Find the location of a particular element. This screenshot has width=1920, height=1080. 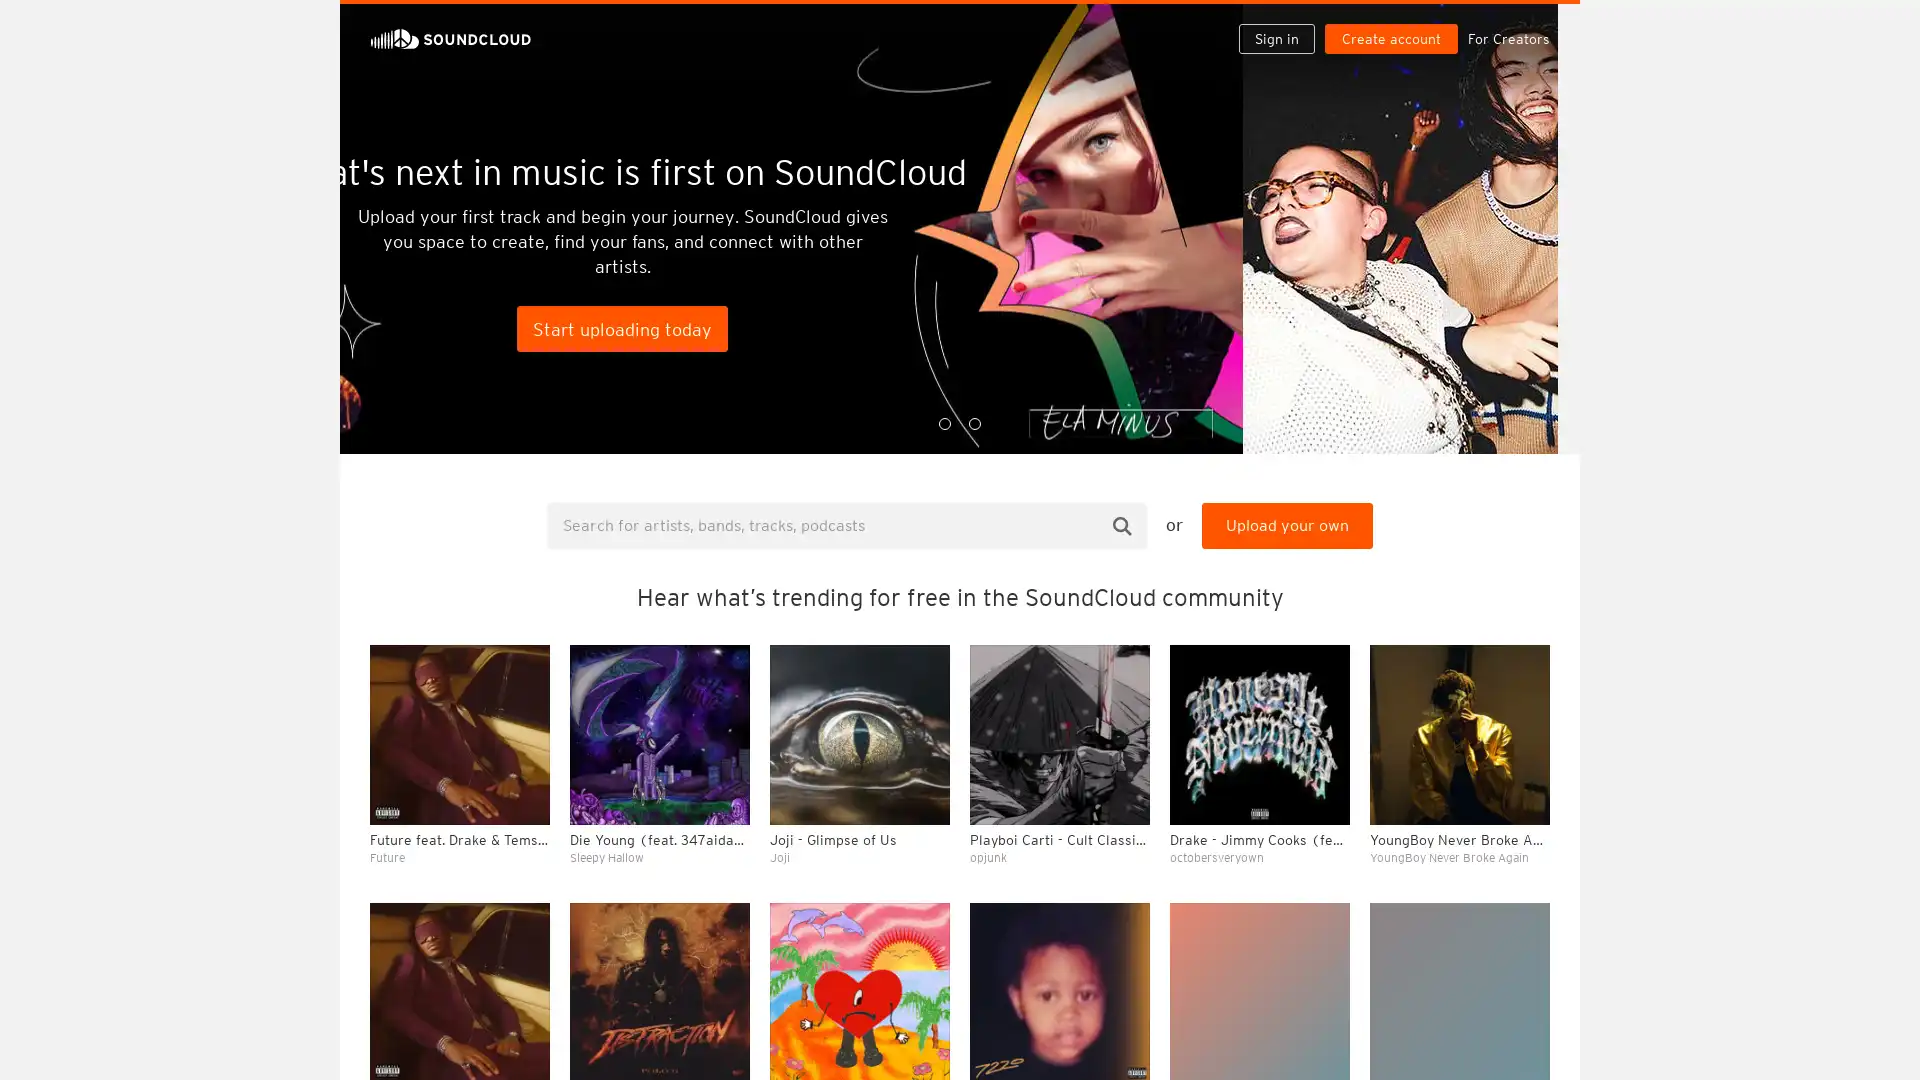

Sign in is located at coordinates (1284, 22).